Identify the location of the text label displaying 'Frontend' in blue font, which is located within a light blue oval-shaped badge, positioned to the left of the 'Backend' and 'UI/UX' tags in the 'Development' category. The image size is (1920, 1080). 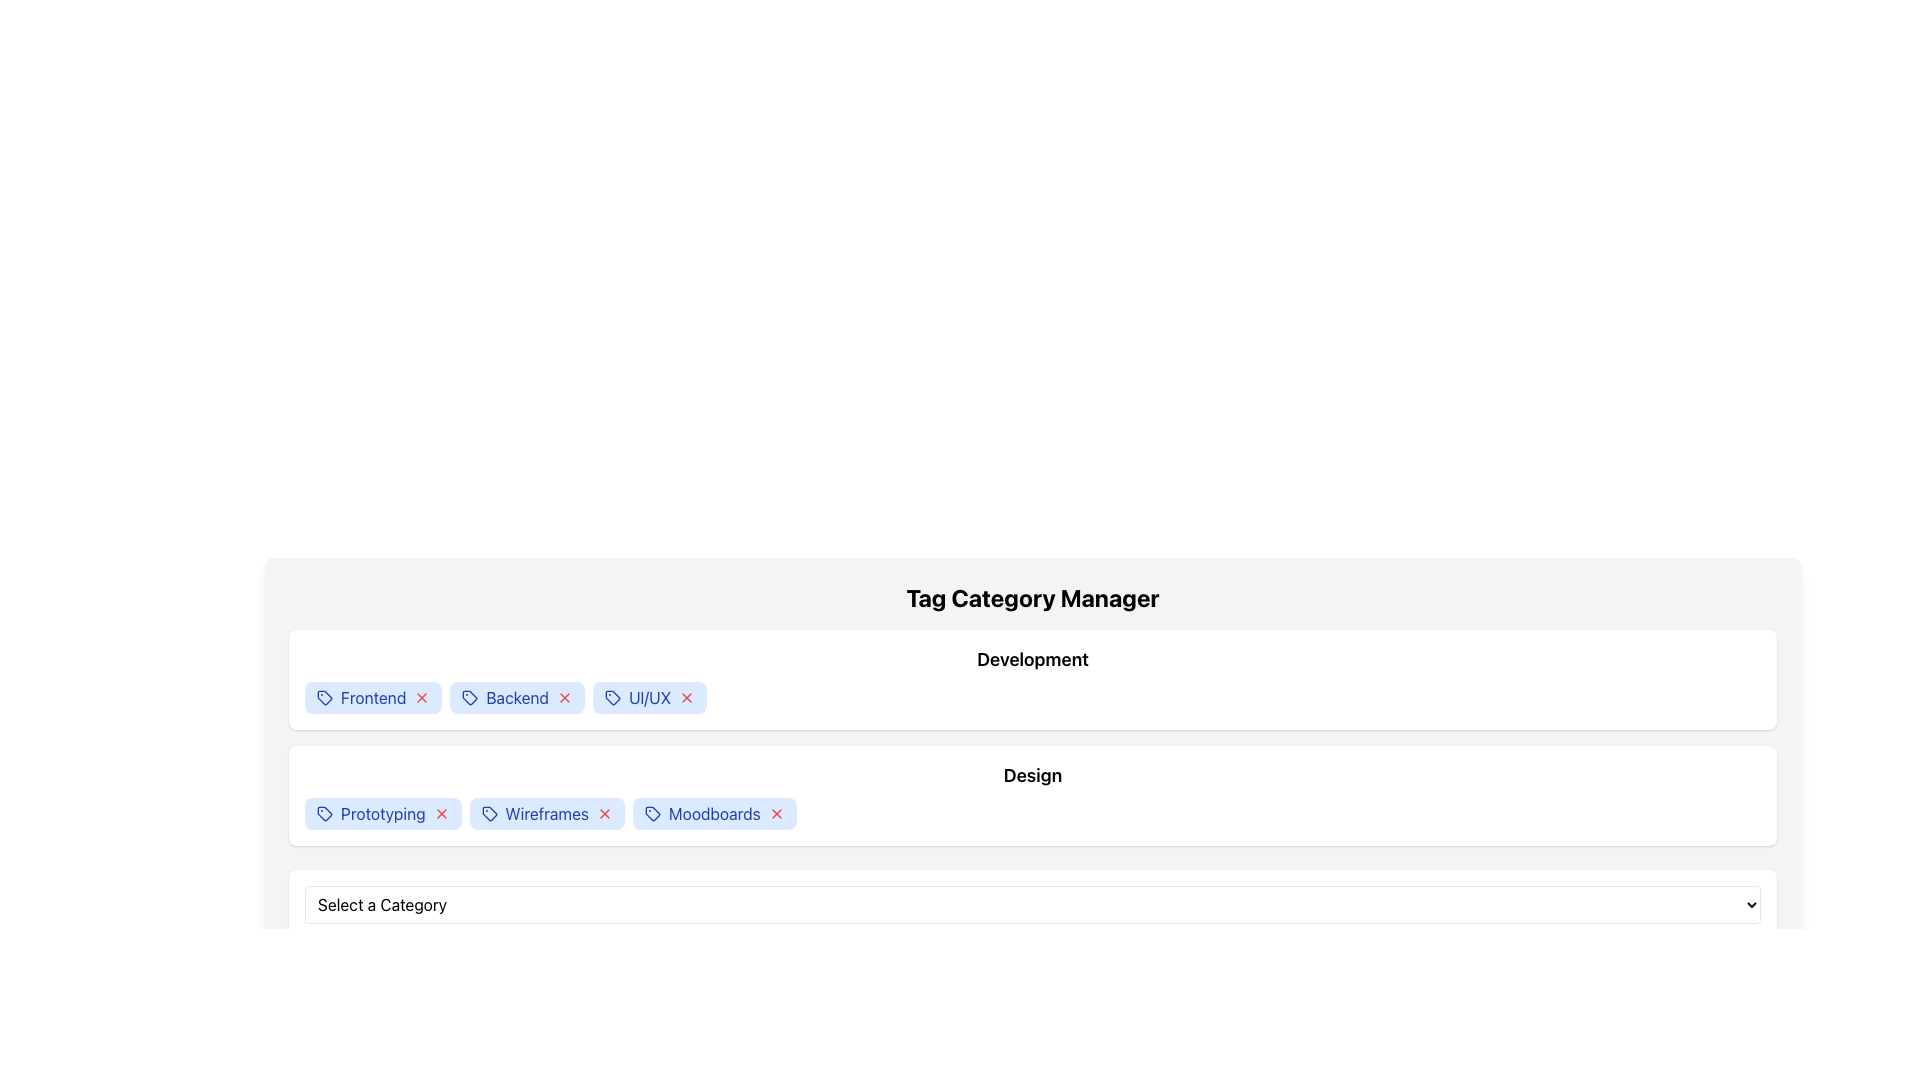
(373, 697).